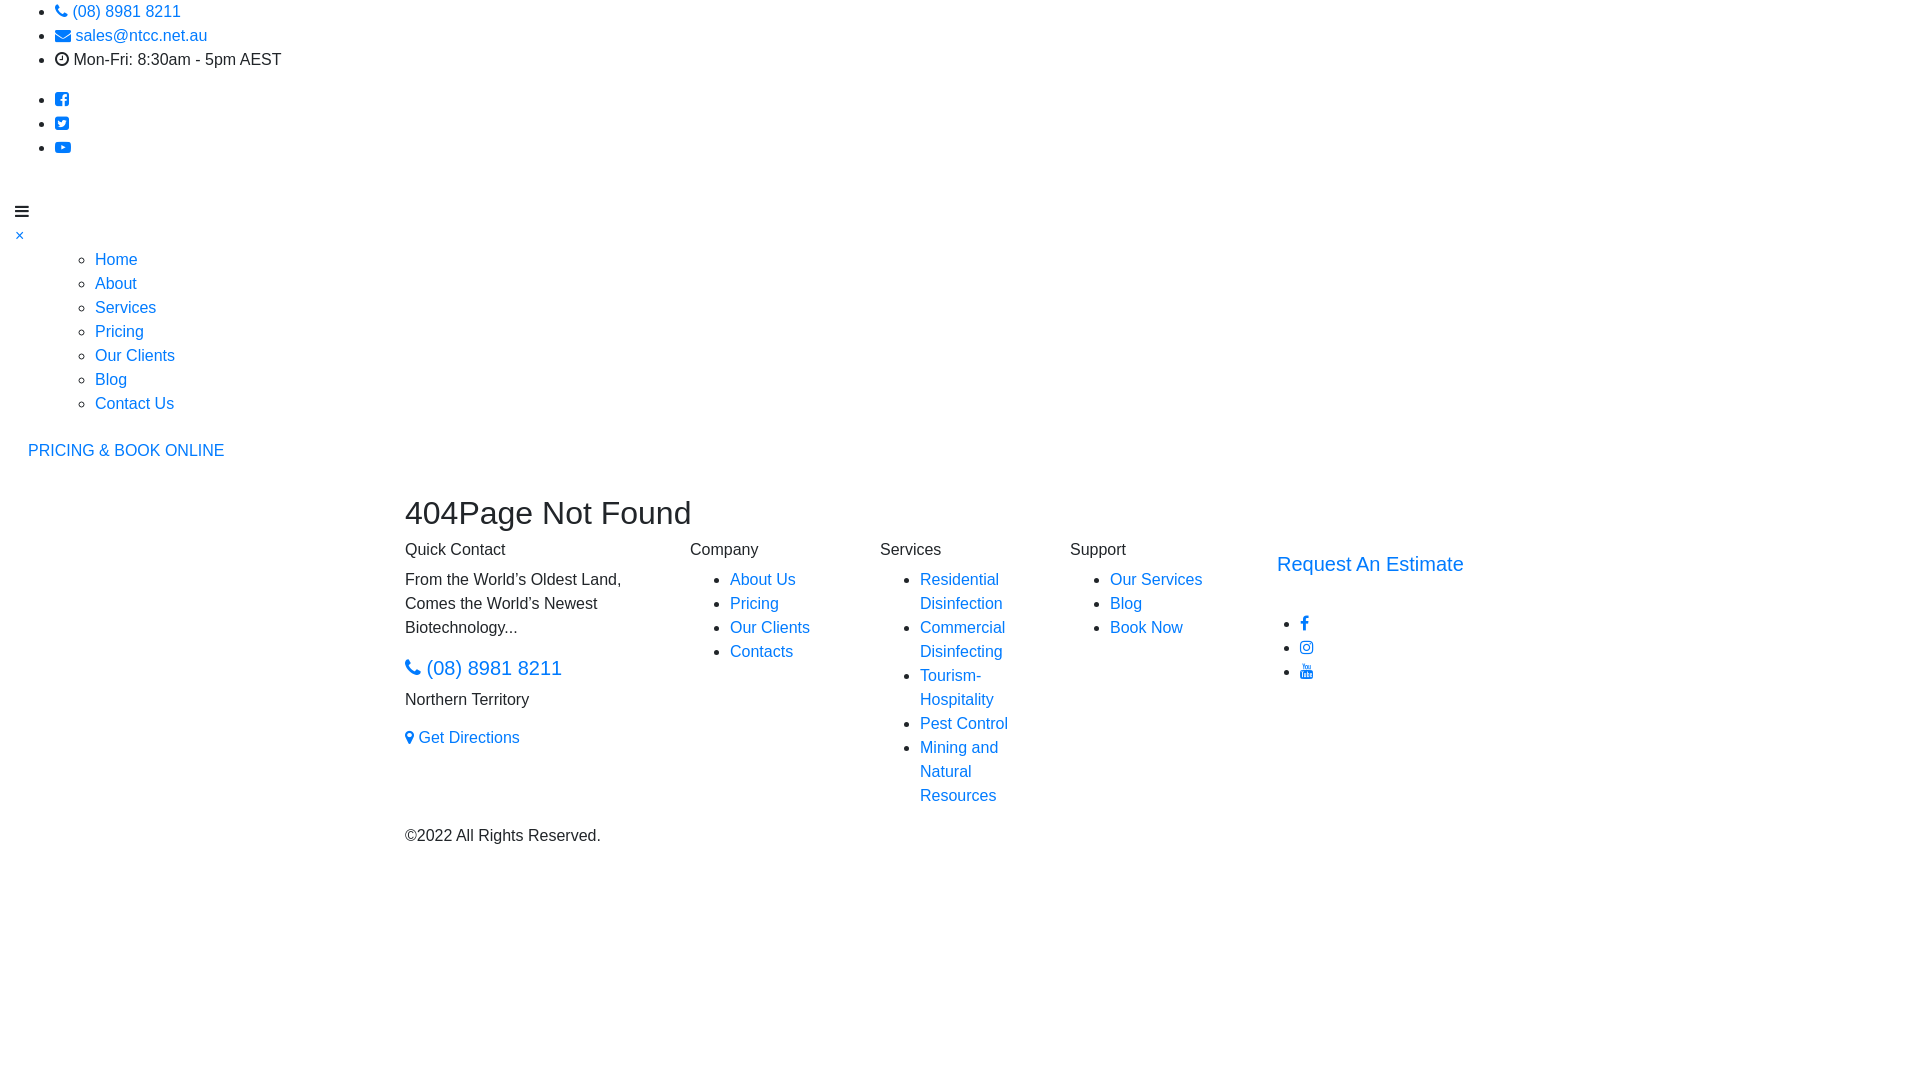 The width and height of the screenshot is (1920, 1080). Describe the element at coordinates (964, 723) in the screenshot. I see `'Pest Control'` at that location.